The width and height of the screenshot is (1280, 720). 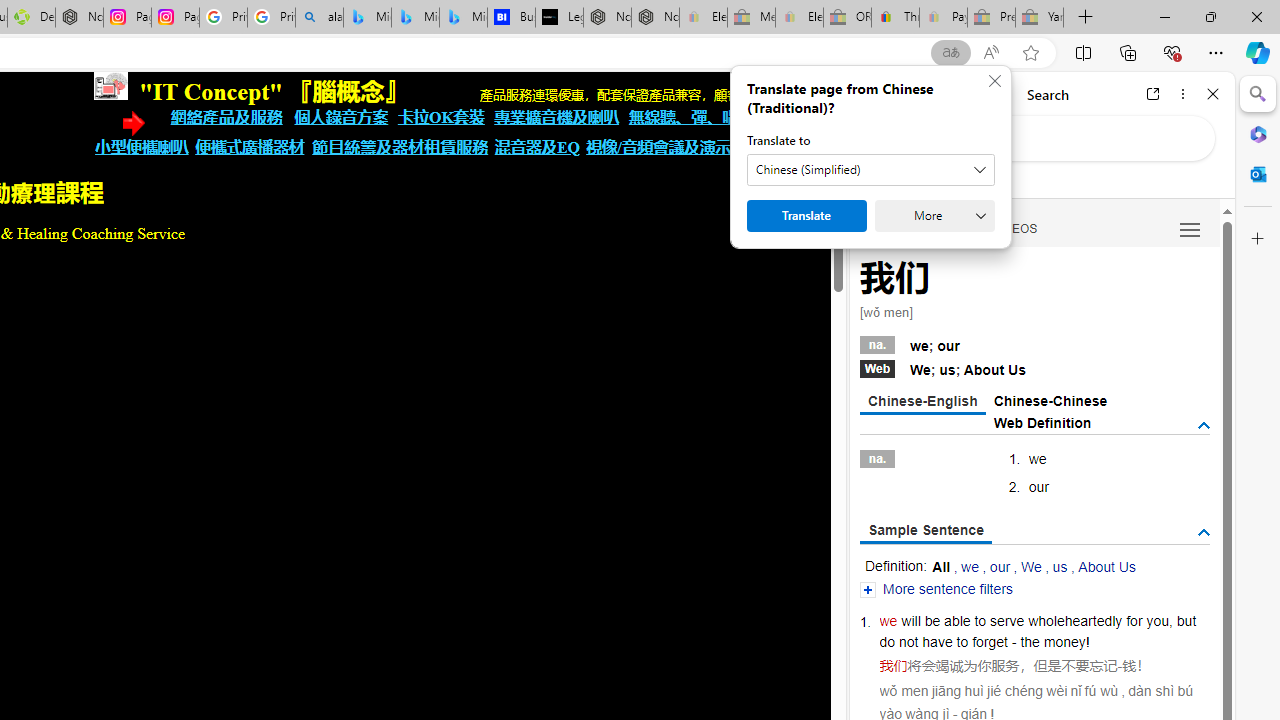 I want to click on 'alabama high school quarterback dies - Search', so click(x=318, y=17).